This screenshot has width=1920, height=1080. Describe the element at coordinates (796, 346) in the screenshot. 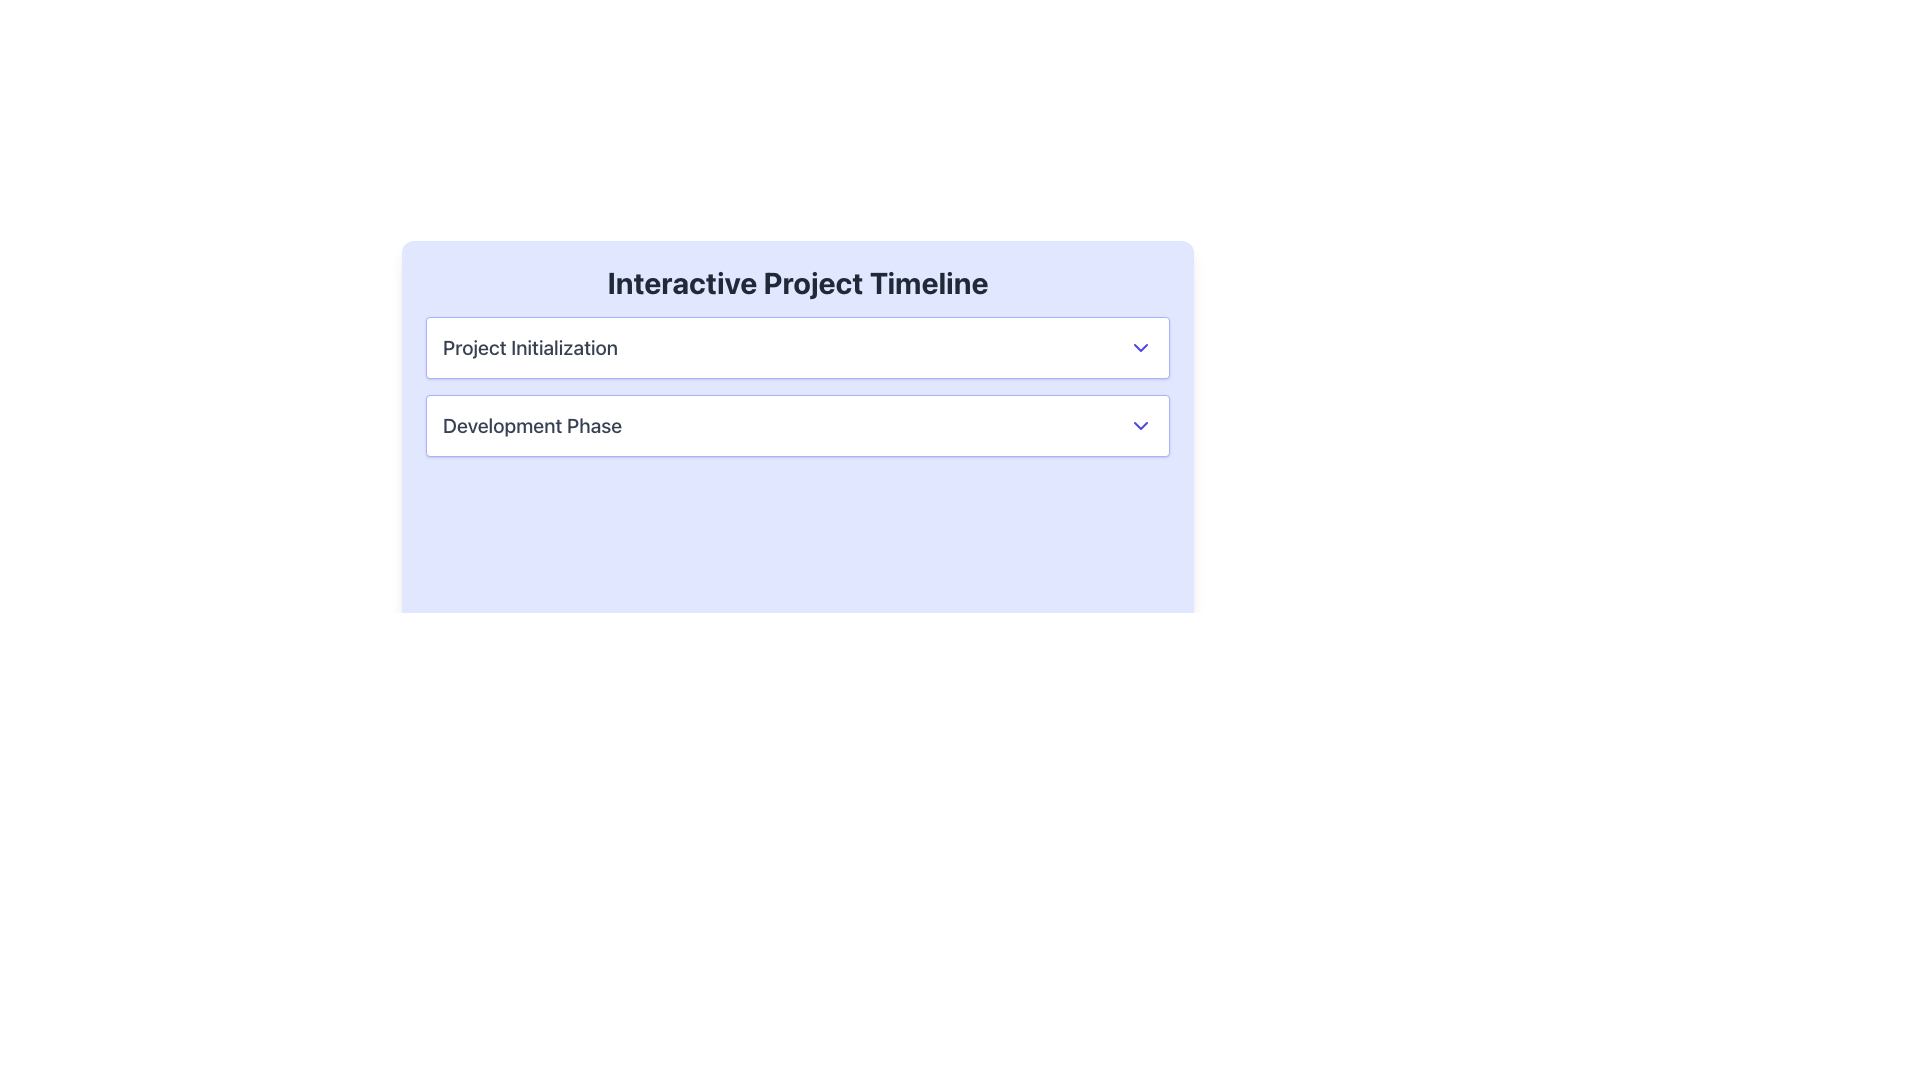

I see `the dropdown list item labeled 'Project Initialization', which is the first row in the 'Interactive Project Timeline' panel` at that location.